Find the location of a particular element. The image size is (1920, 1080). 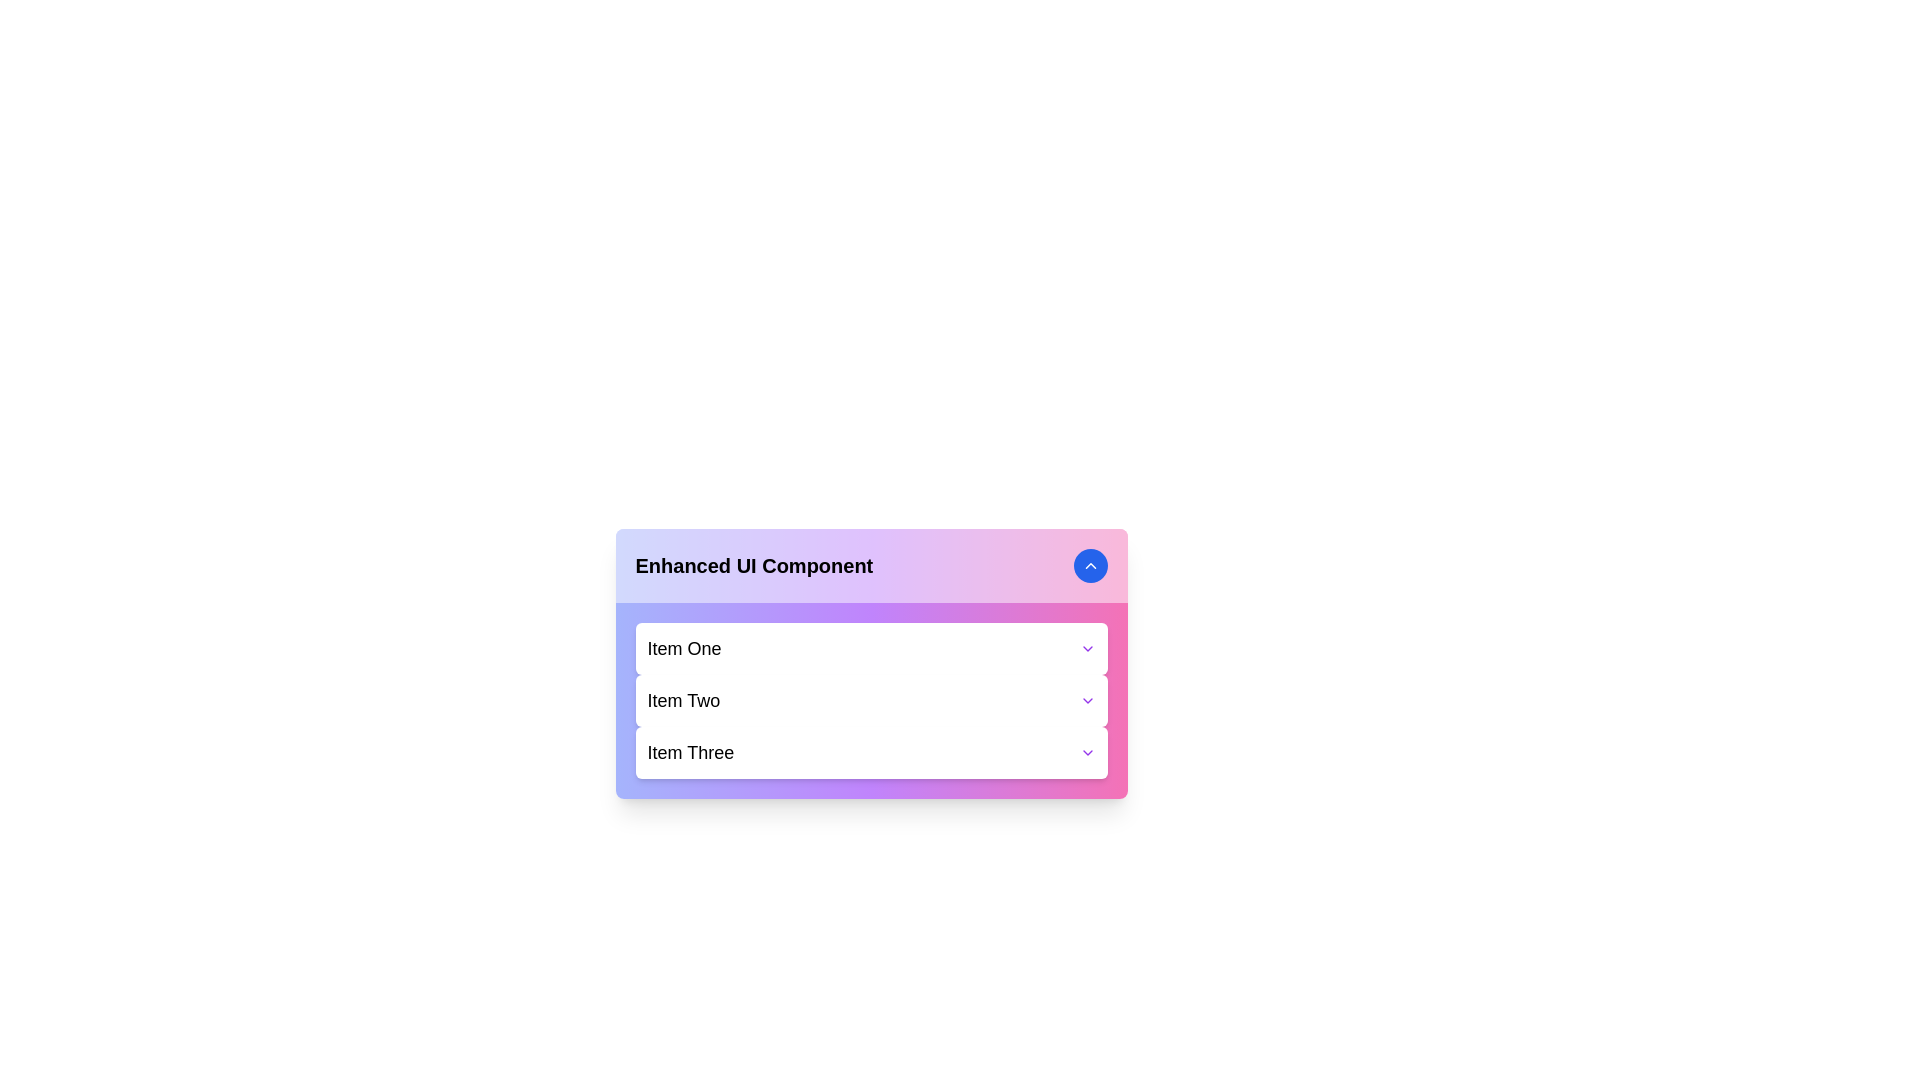

the first list item with dropdown functionality, which is styled with a white background and rounded corners, to provide visual feedback is located at coordinates (871, 648).